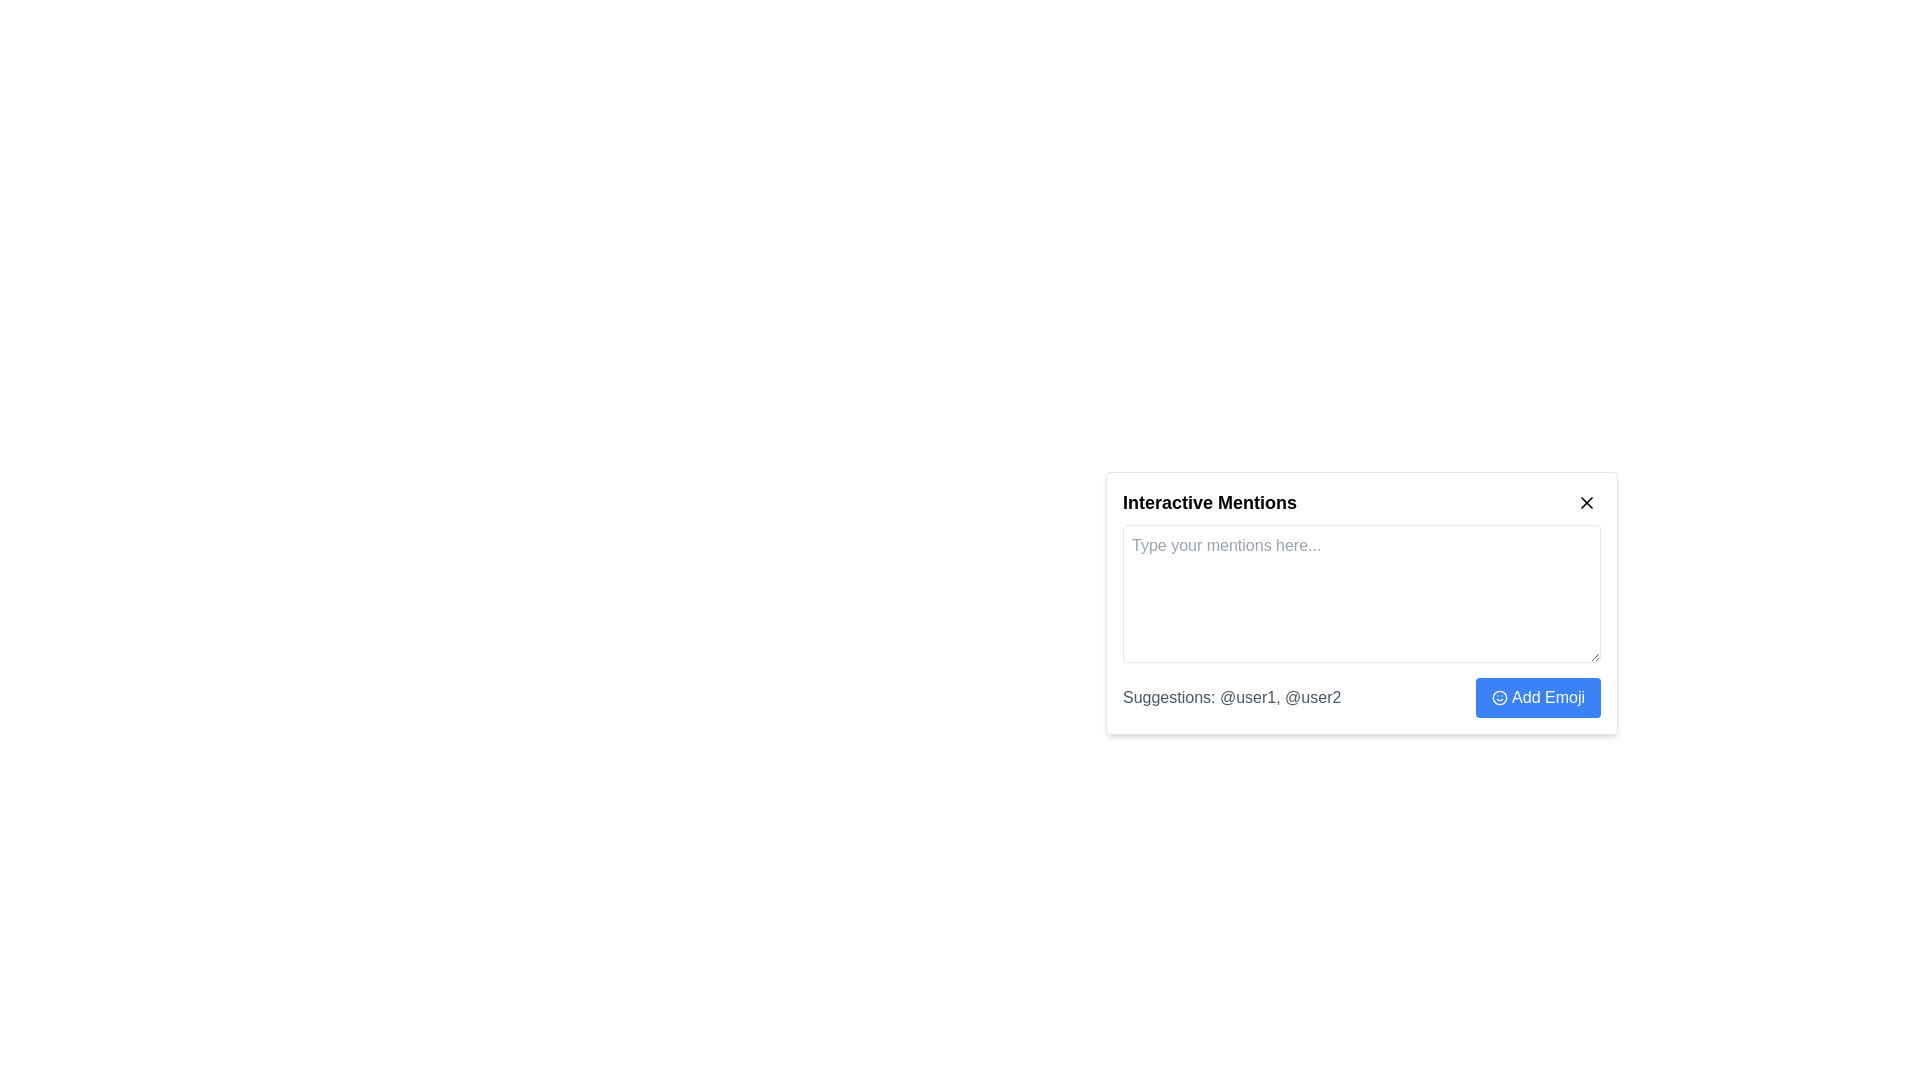 The image size is (1920, 1080). What do you see at coordinates (1586, 501) in the screenshot?
I see `the close button located at the top-right corner of the 'Interactive Mentions' modal` at bounding box center [1586, 501].